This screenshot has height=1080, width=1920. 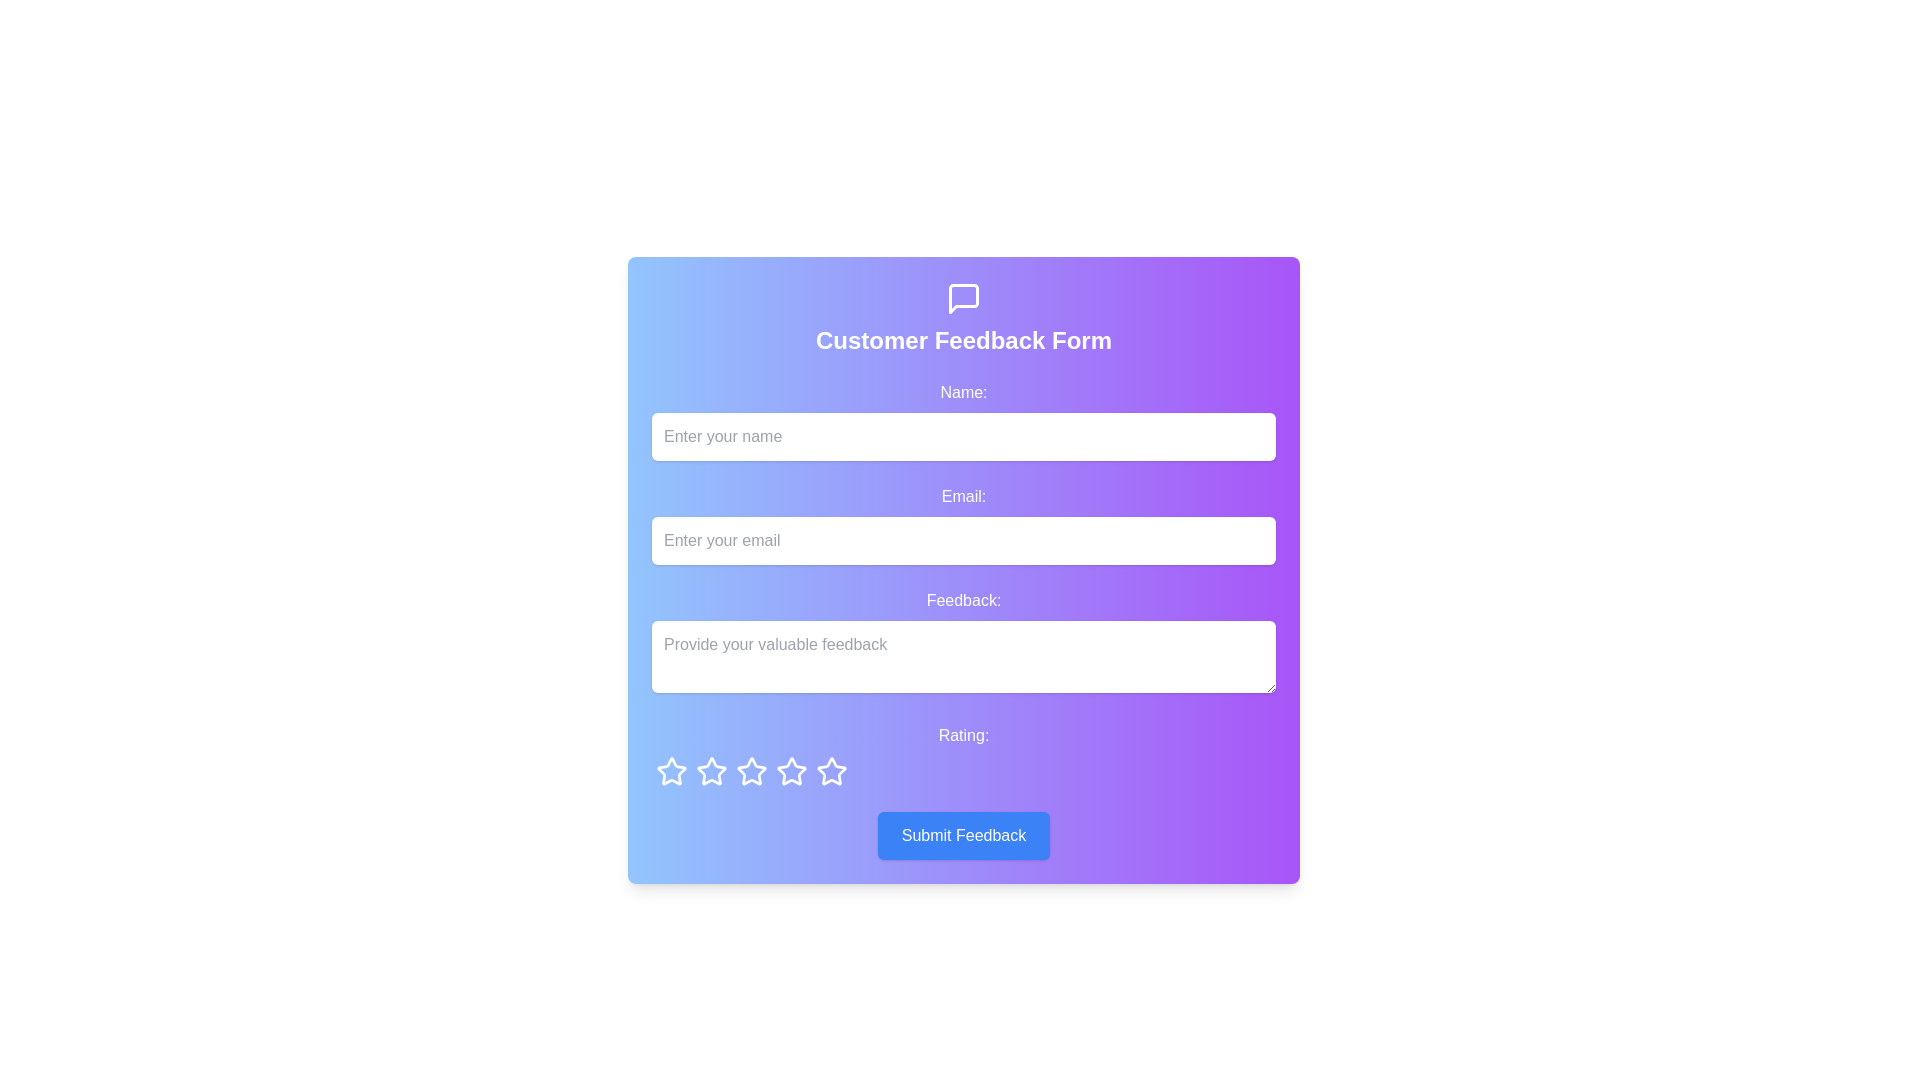 I want to click on the heading text in the feedback form, which is centrally located in the upper section below a speech bubble icon, so click(x=964, y=339).